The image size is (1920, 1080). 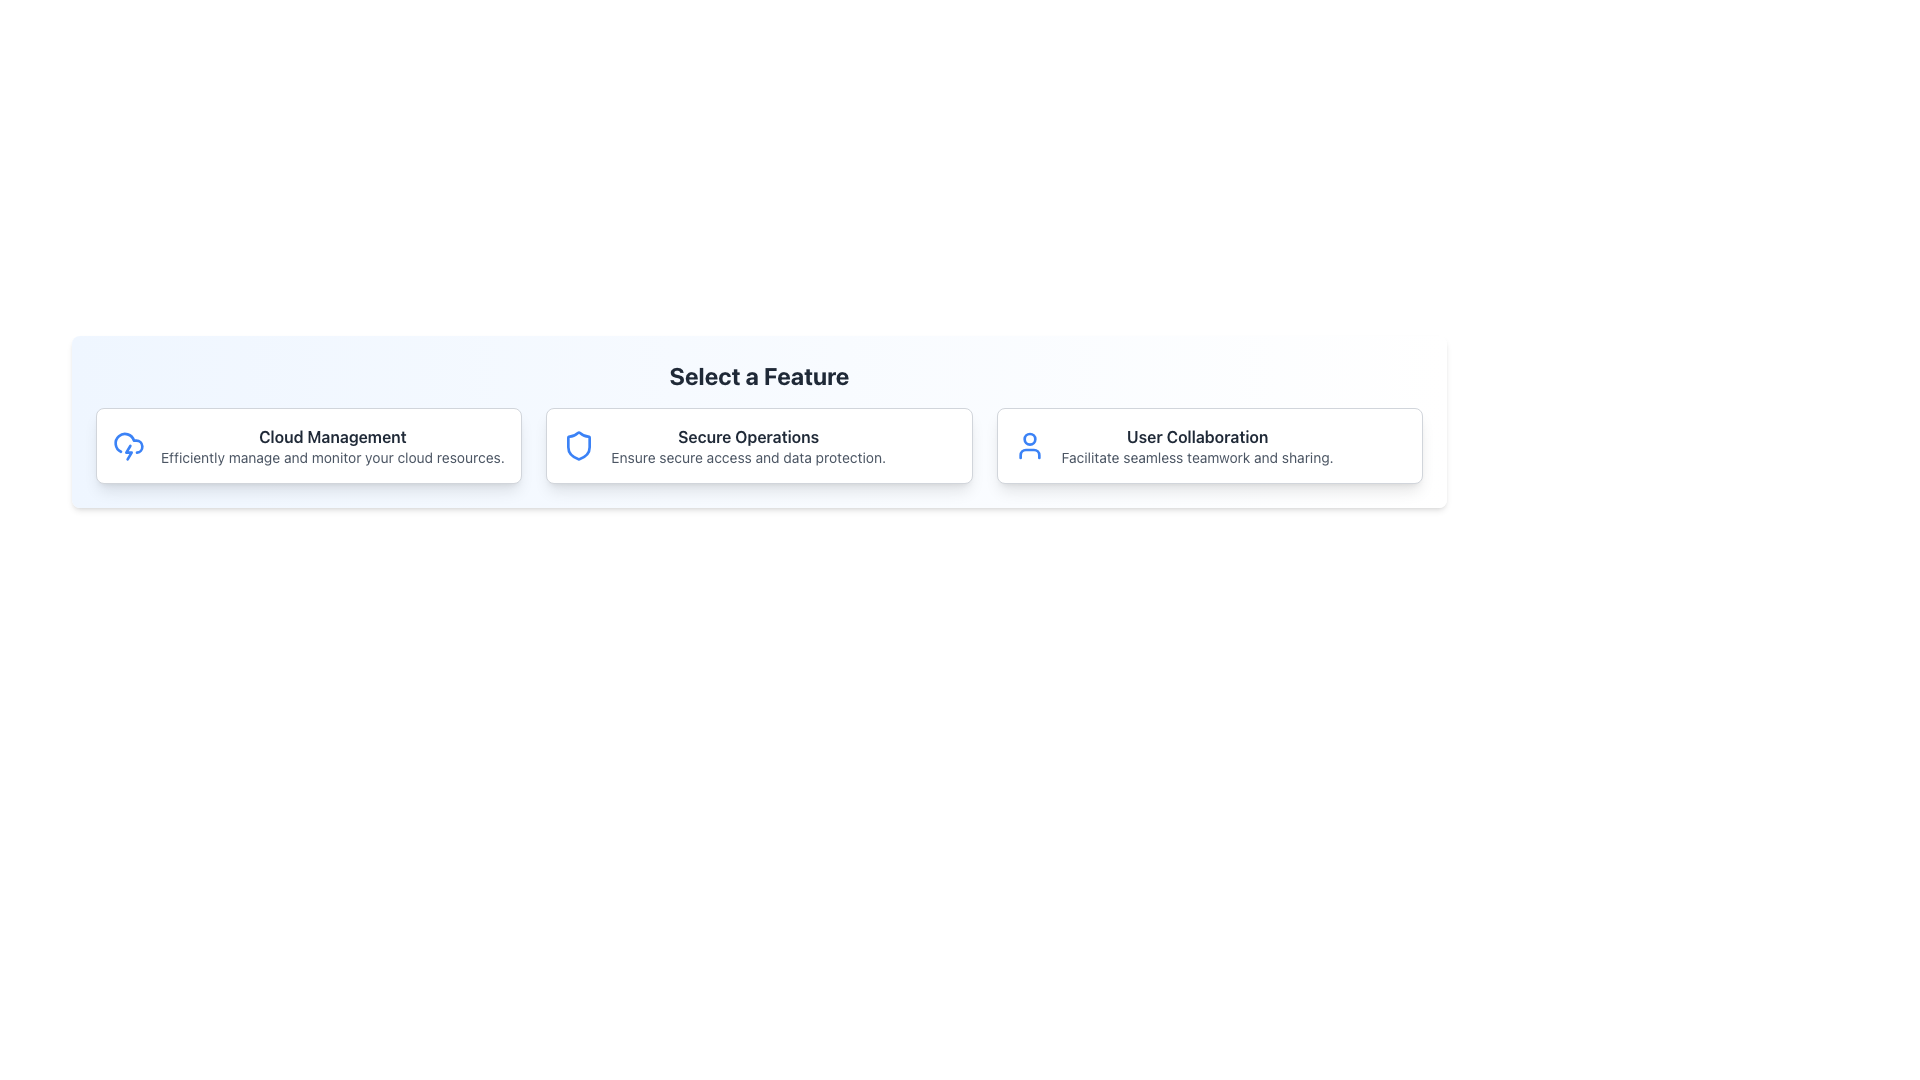 I want to click on the user profile icon, which is blue and located at the top-left of the 'User Collaboration' feature card, so click(x=1029, y=444).